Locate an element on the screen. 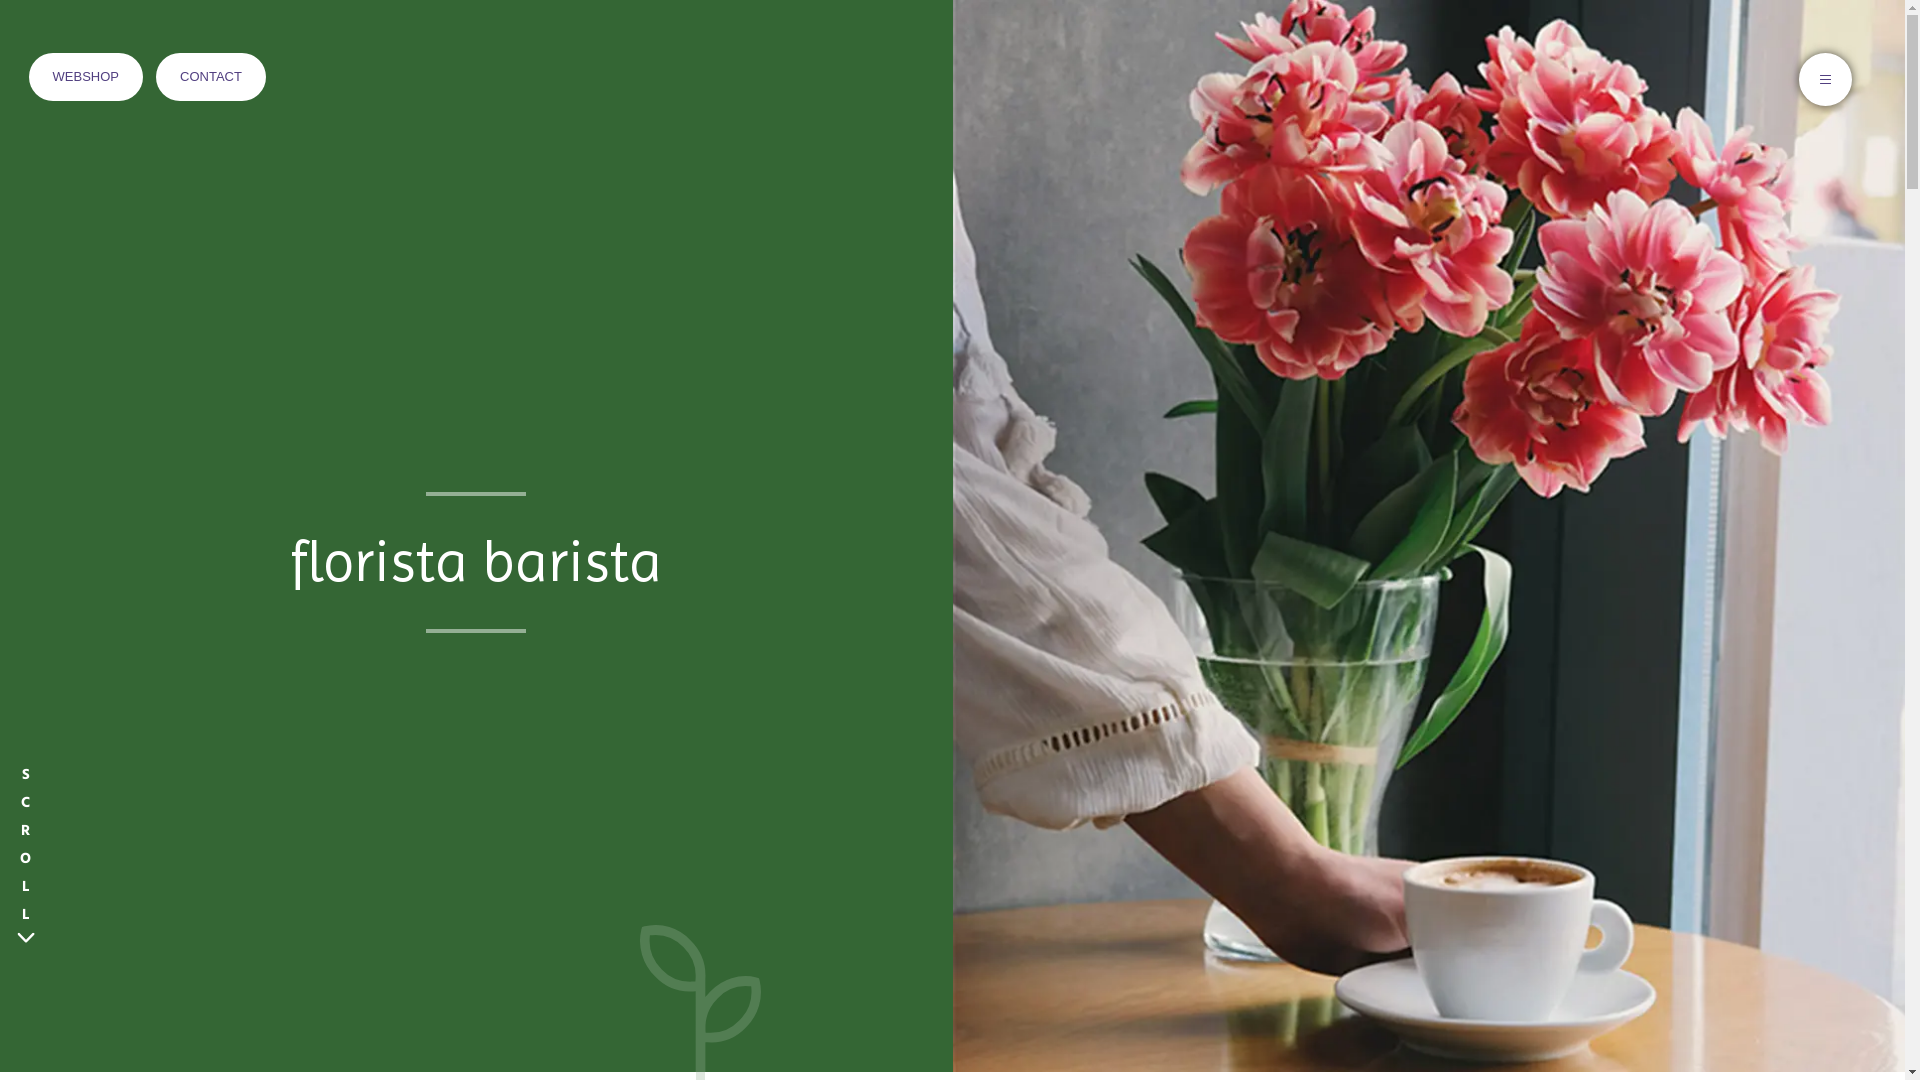 This screenshot has height=1080, width=1920. 'WEBSHOP' is located at coordinates (85, 76).